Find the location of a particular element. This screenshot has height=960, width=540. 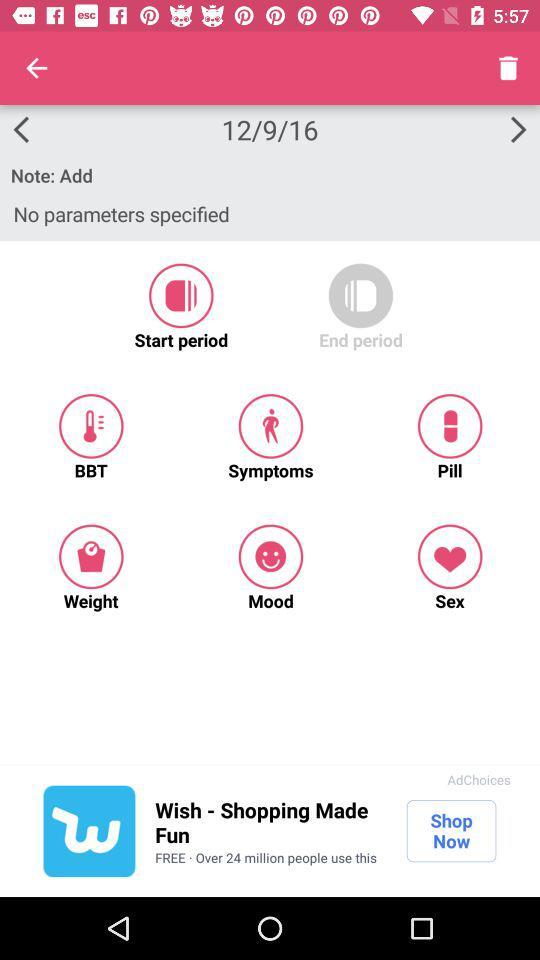

the icon next to the 12/9/16 is located at coordinates (36, 68).